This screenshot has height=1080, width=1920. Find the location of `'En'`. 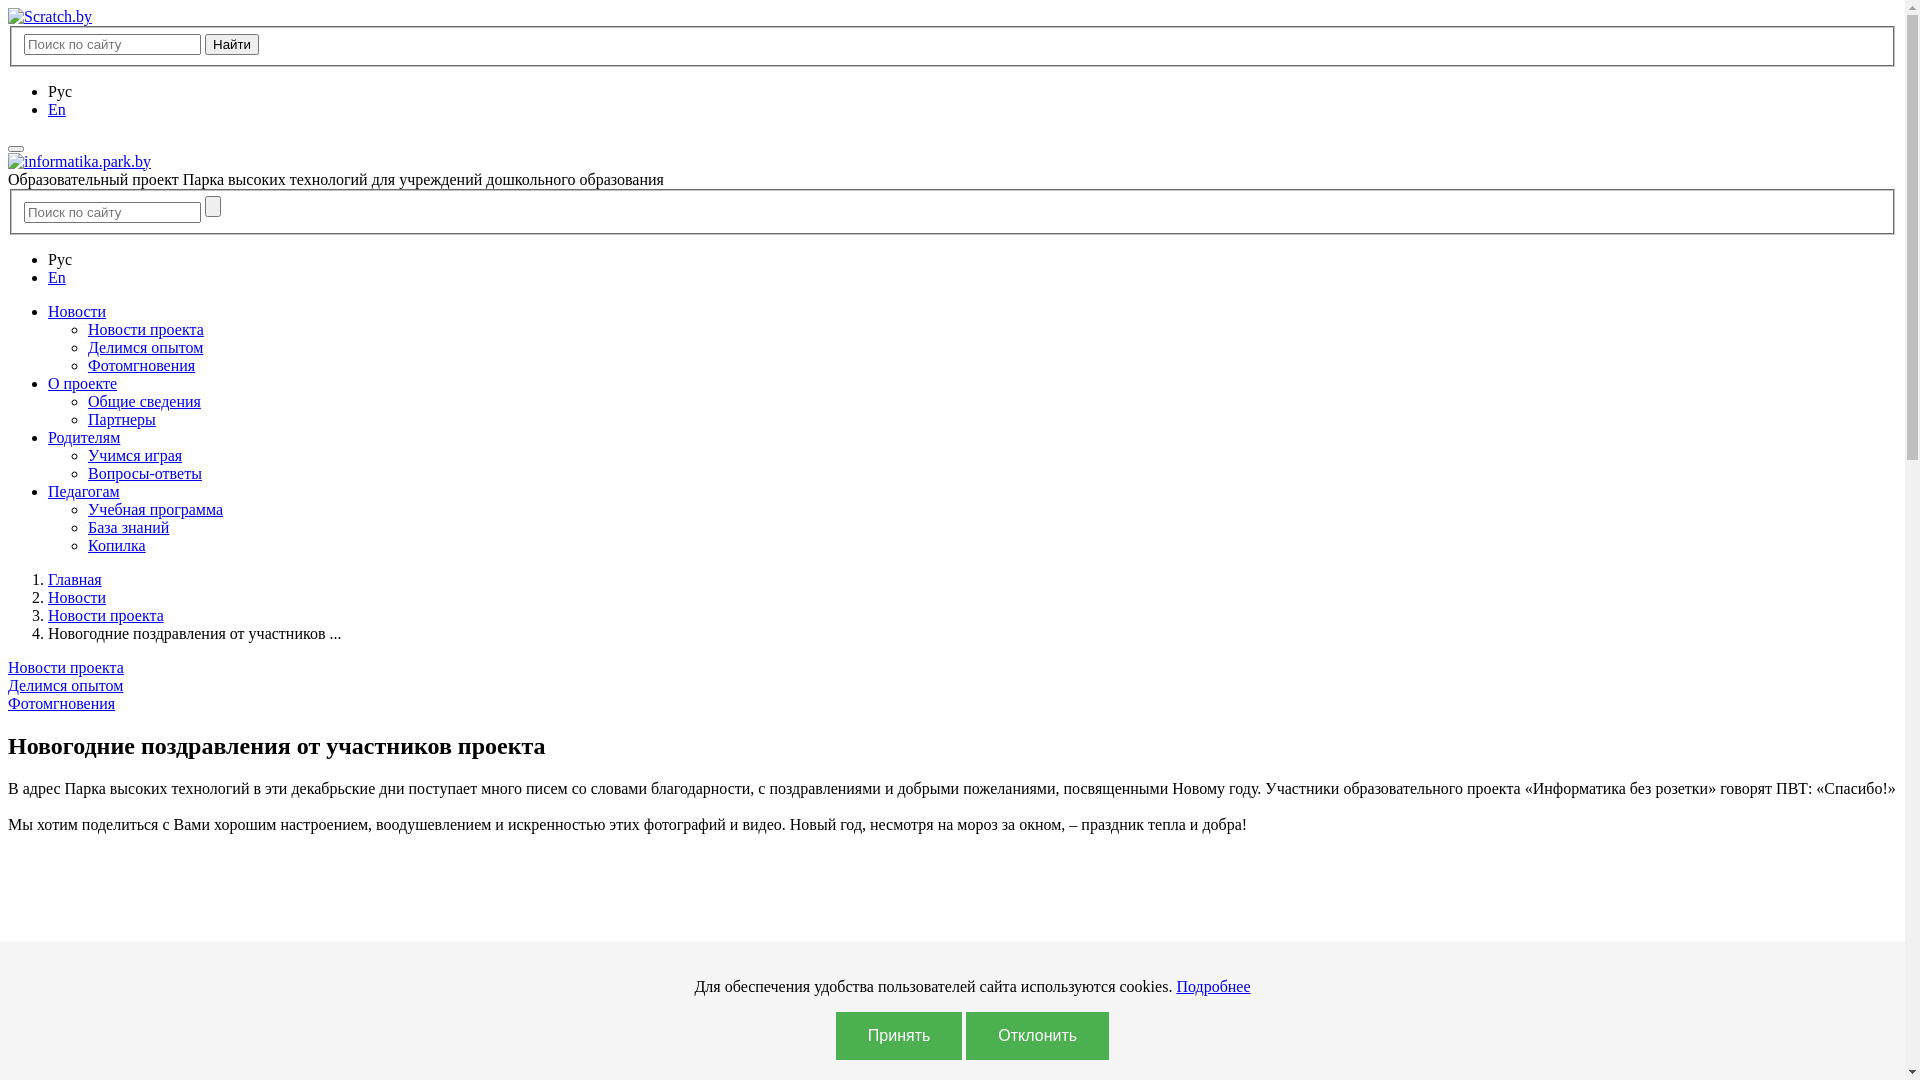

'En' is located at coordinates (57, 277).